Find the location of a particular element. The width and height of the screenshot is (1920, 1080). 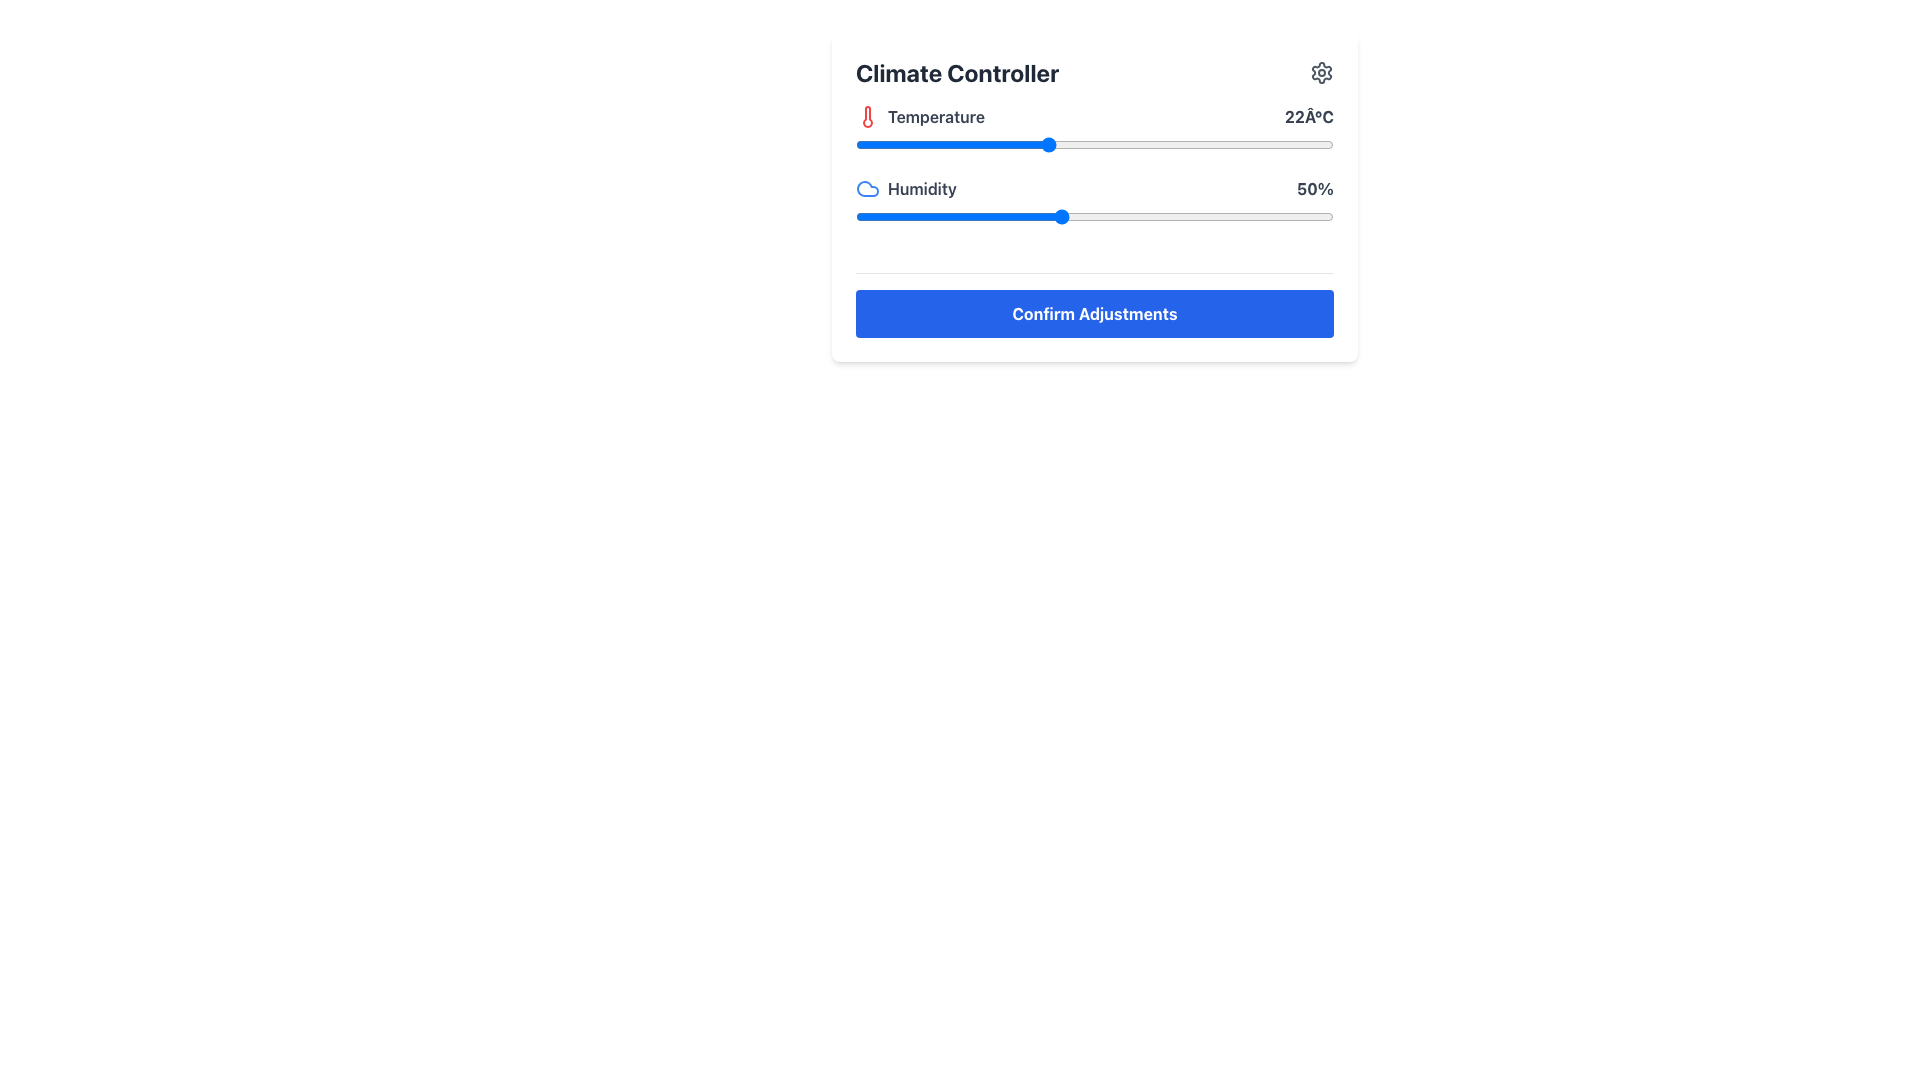

the cog icon resembling a gear in the top-right corner of the 'Climate Controller' card is located at coordinates (1321, 72).